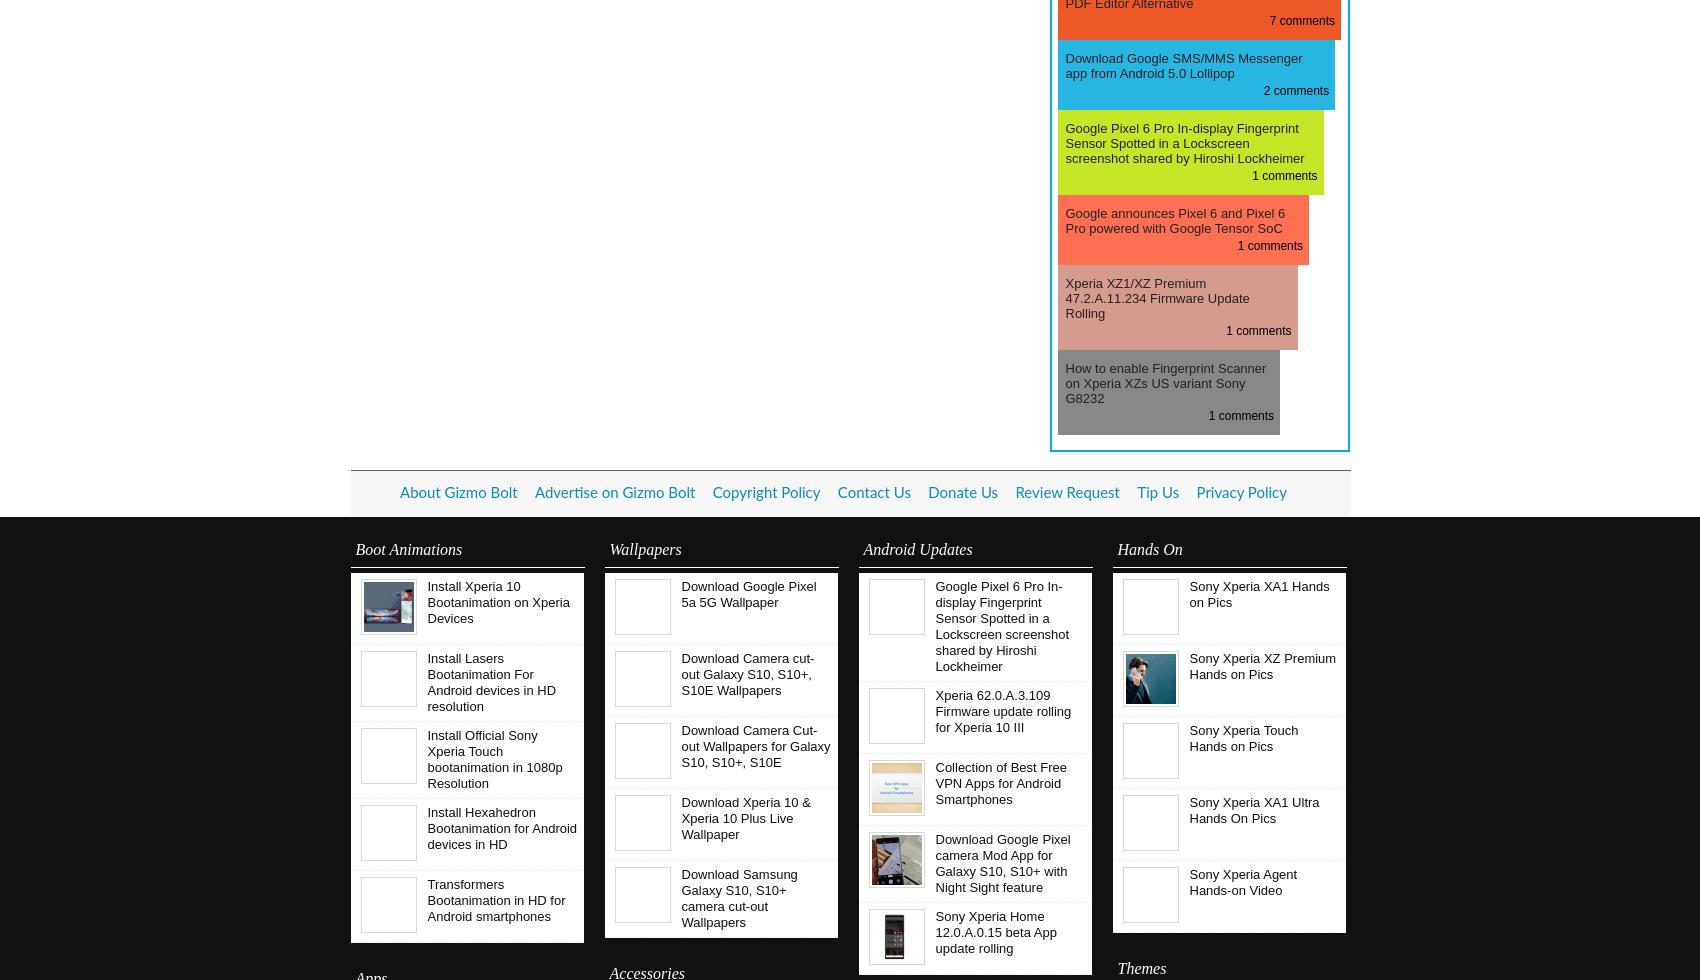 The image size is (1700, 980). What do you see at coordinates (1240, 493) in the screenshot?
I see `'Privacy Policy'` at bounding box center [1240, 493].